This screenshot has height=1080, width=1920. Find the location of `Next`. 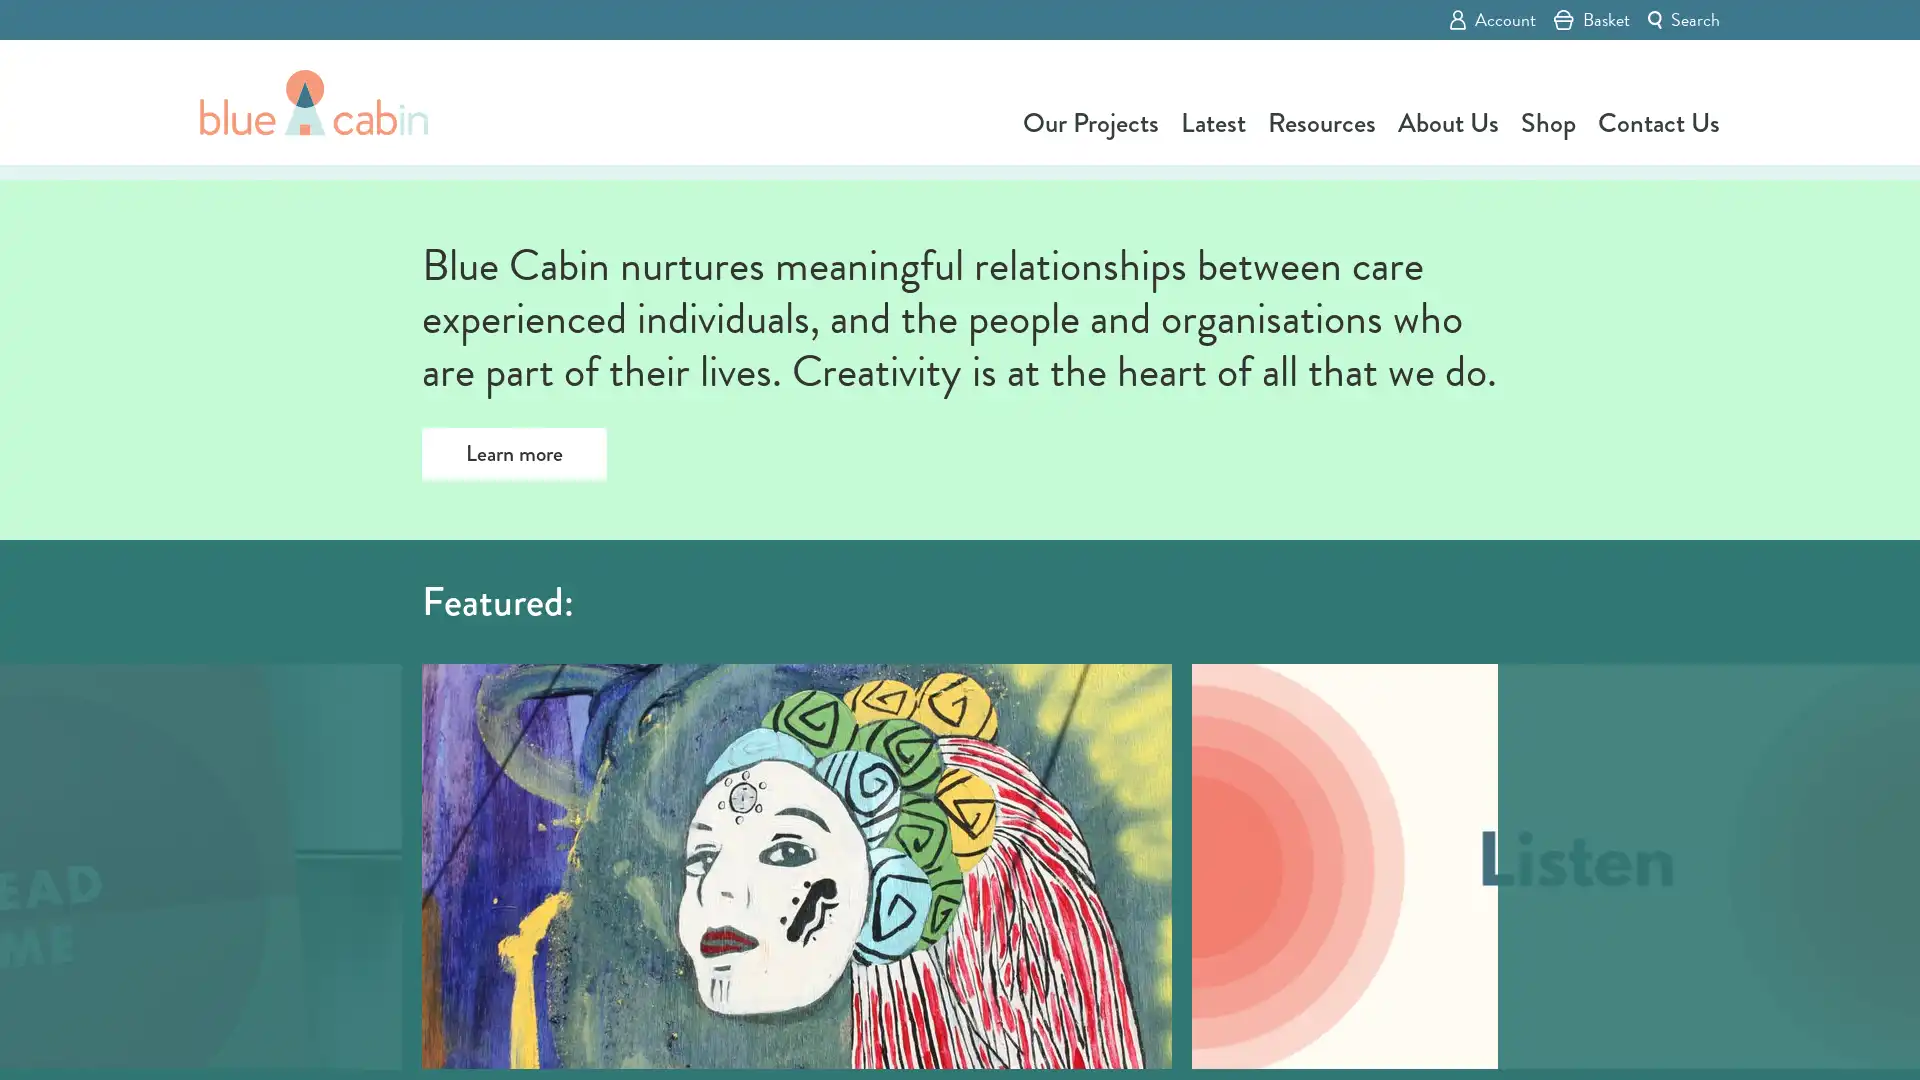

Next is located at coordinates (1536, 952).